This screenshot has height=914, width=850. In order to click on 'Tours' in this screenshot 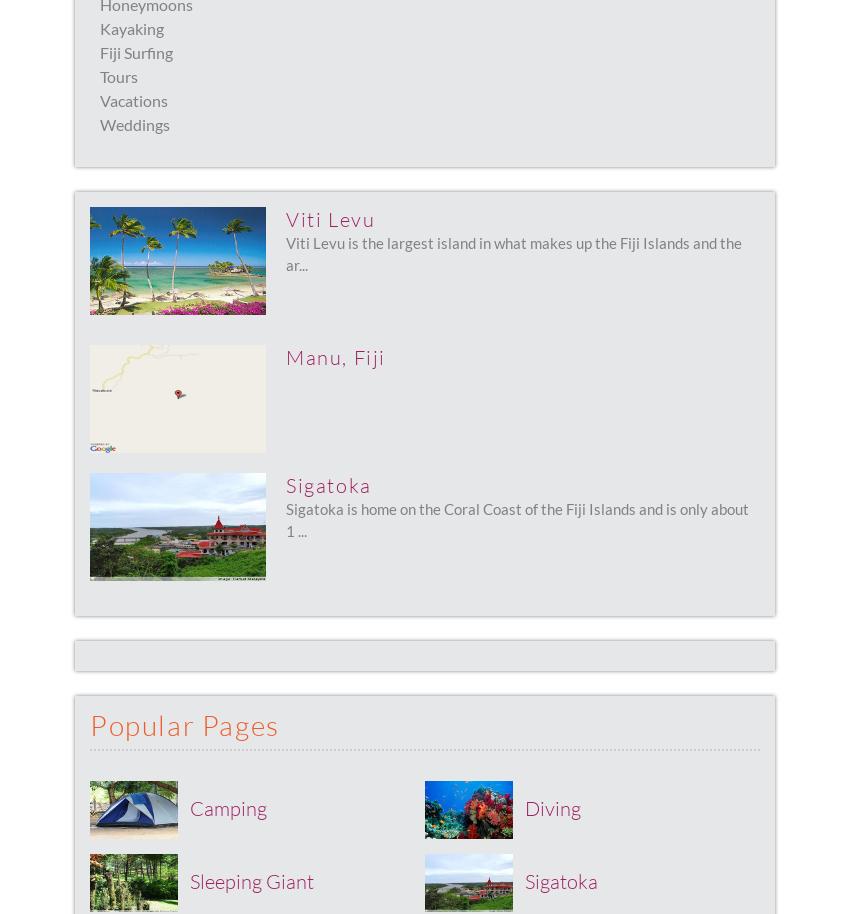, I will do `click(118, 75)`.